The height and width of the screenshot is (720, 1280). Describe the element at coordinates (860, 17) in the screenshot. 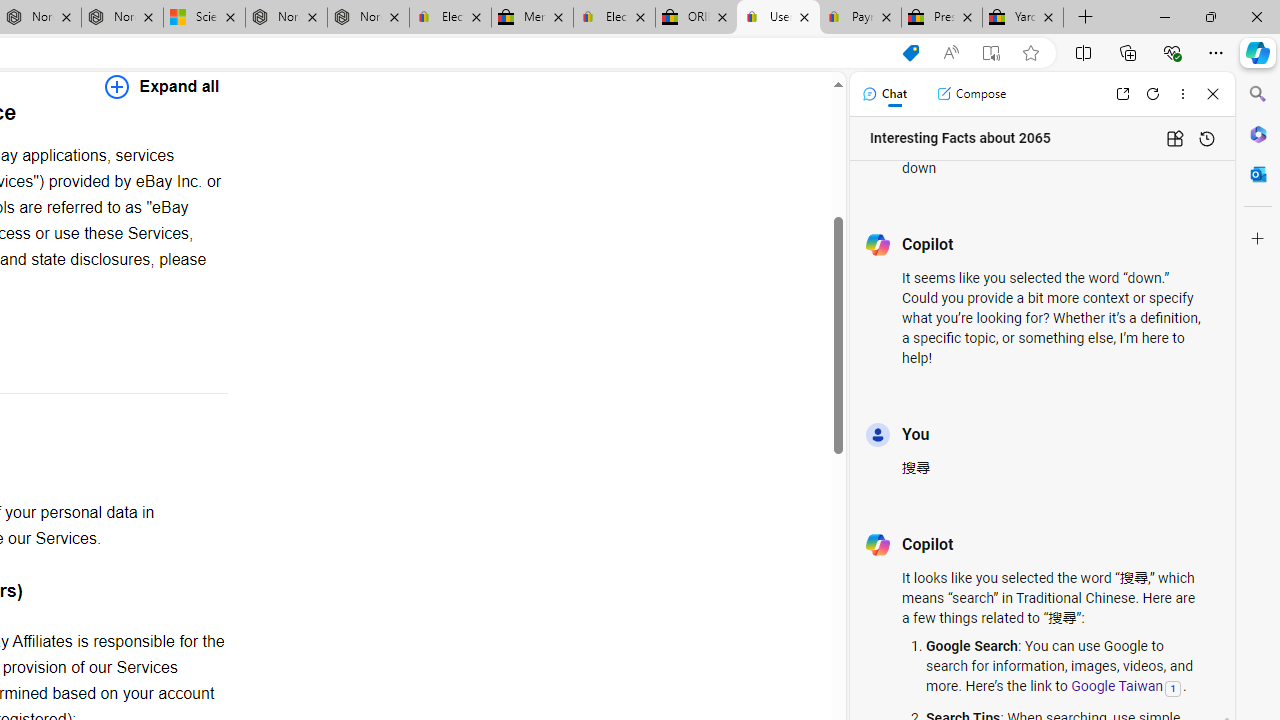

I see `'Payments Terms of Use | eBay.com'` at that location.